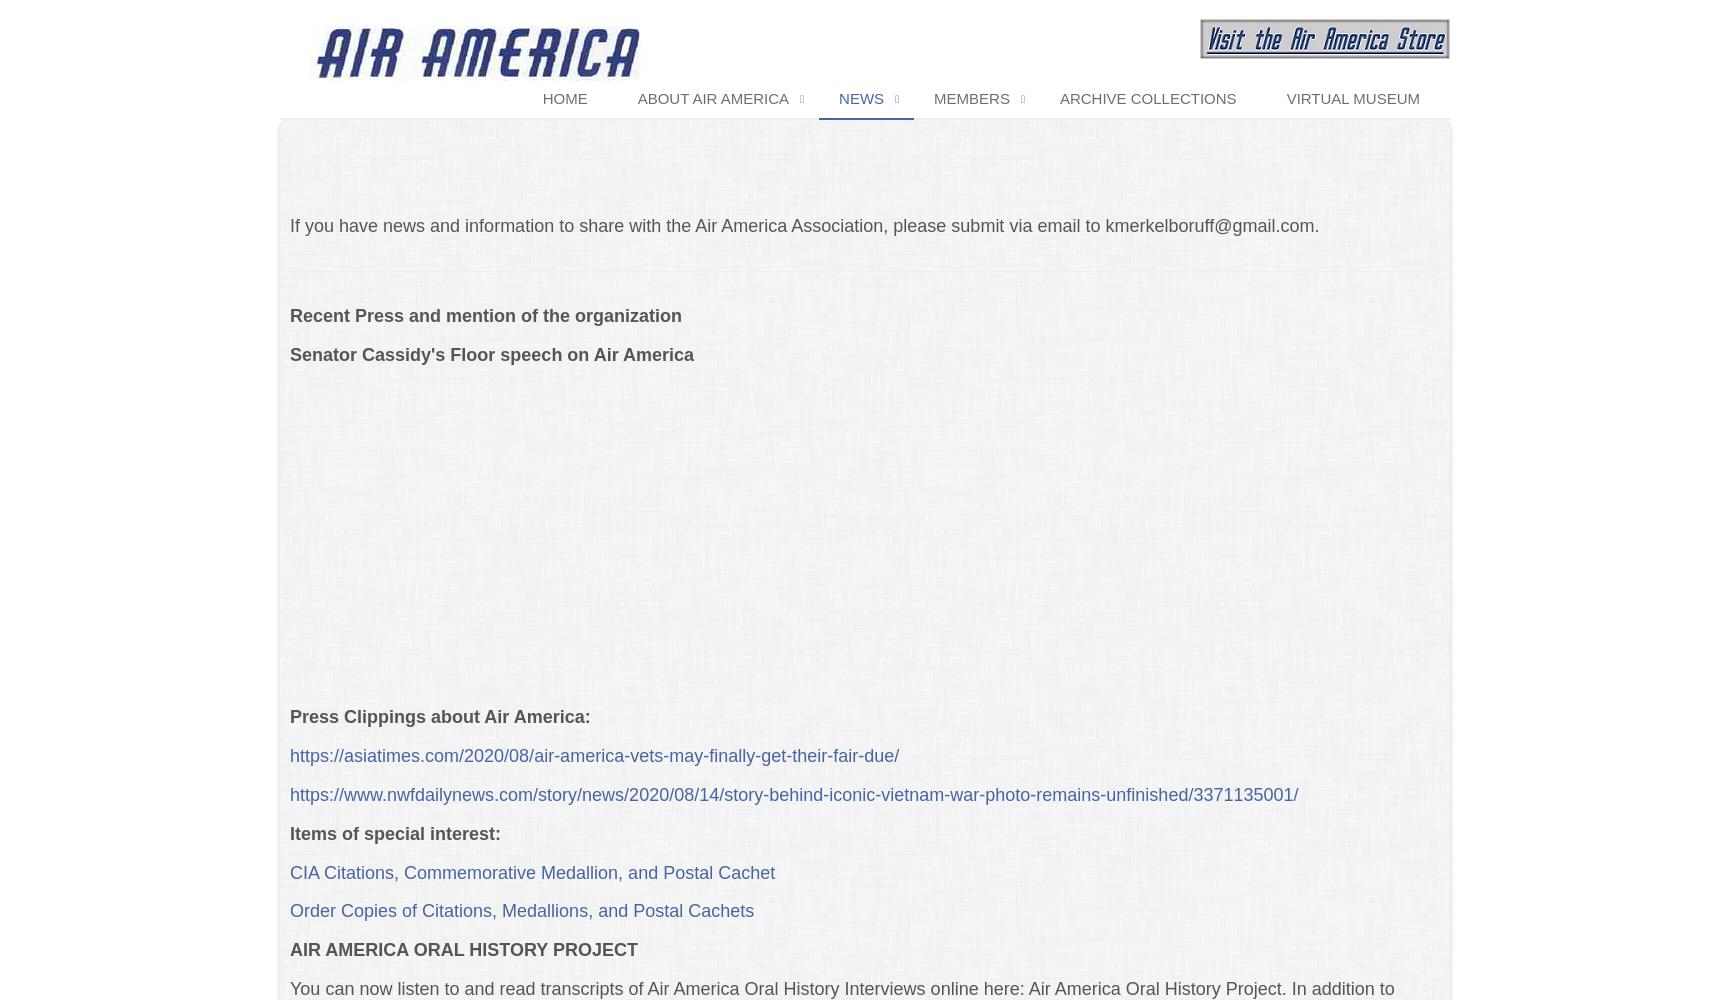 This screenshot has width=1730, height=1000. I want to click on 'Archive Collections', so click(1146, 96).